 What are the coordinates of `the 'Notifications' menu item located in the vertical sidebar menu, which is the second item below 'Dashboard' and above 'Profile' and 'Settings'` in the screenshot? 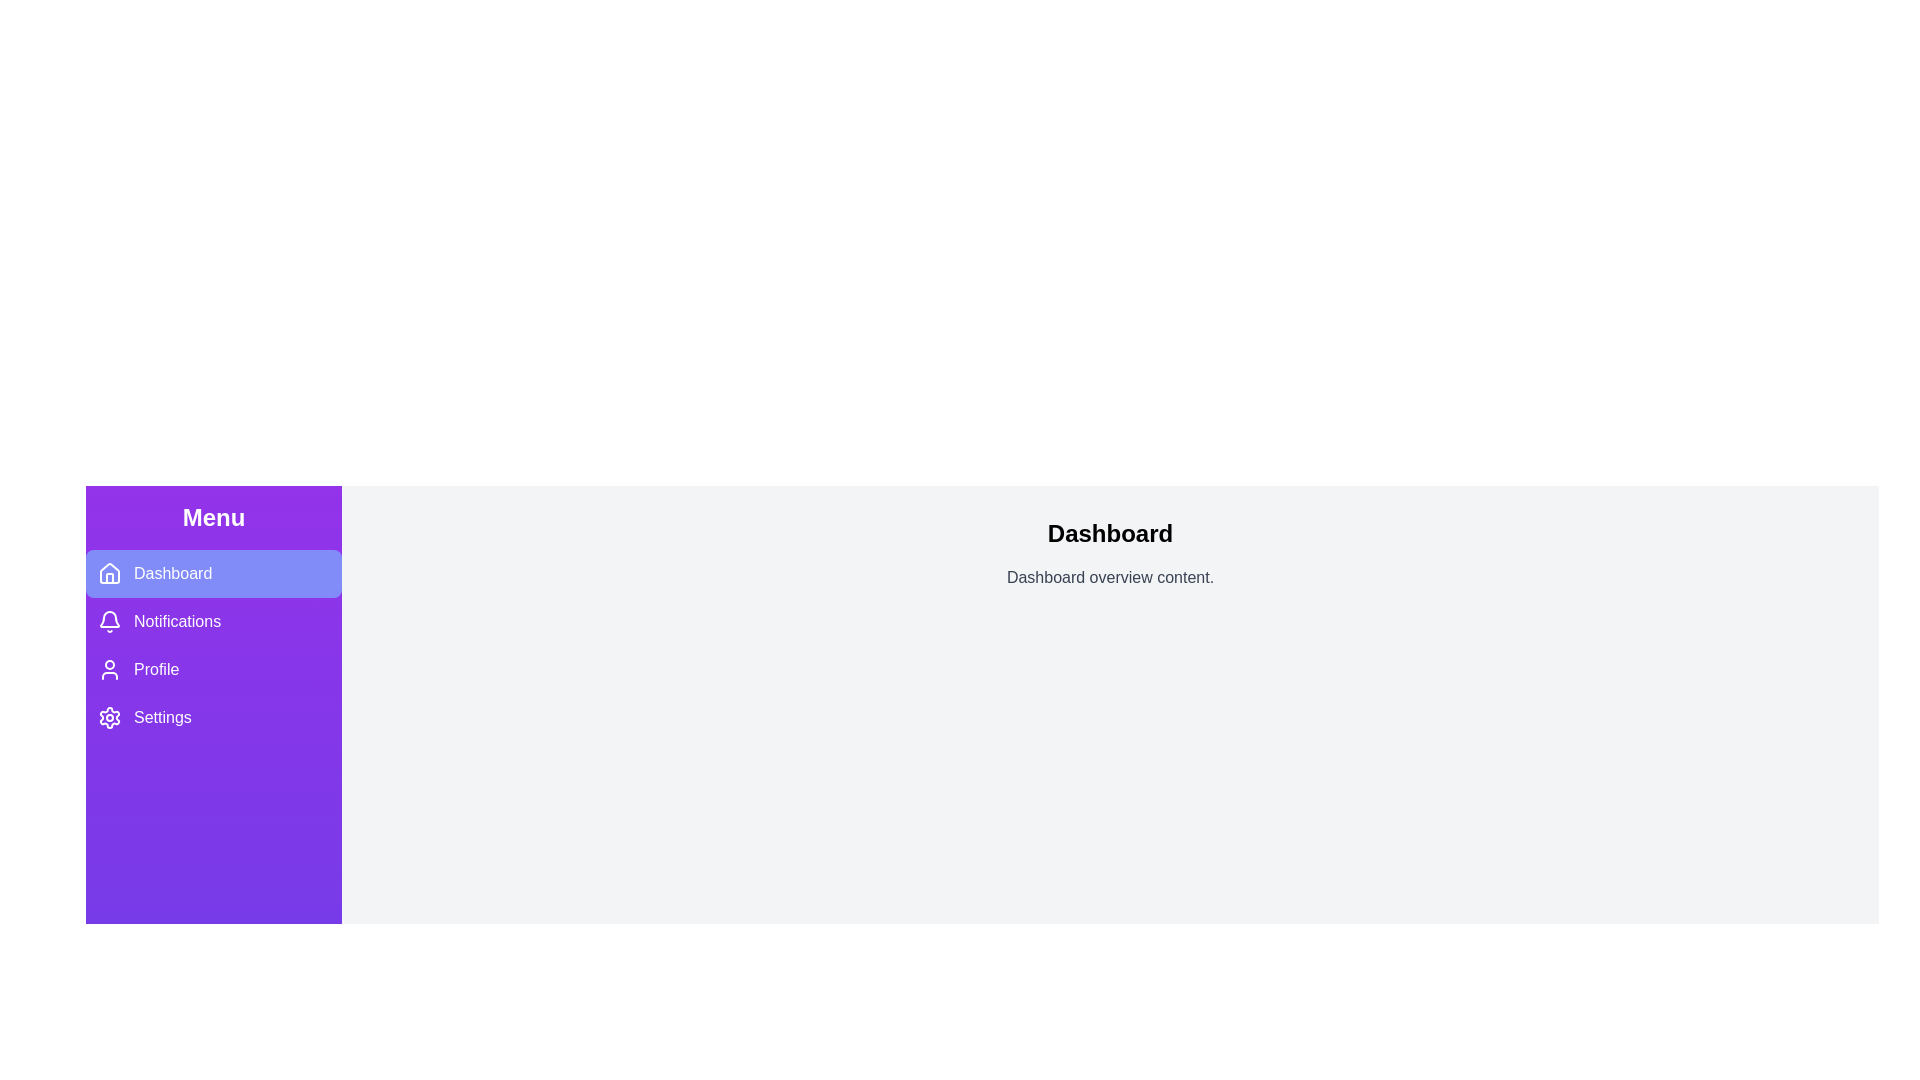 It's located at (214, 645).